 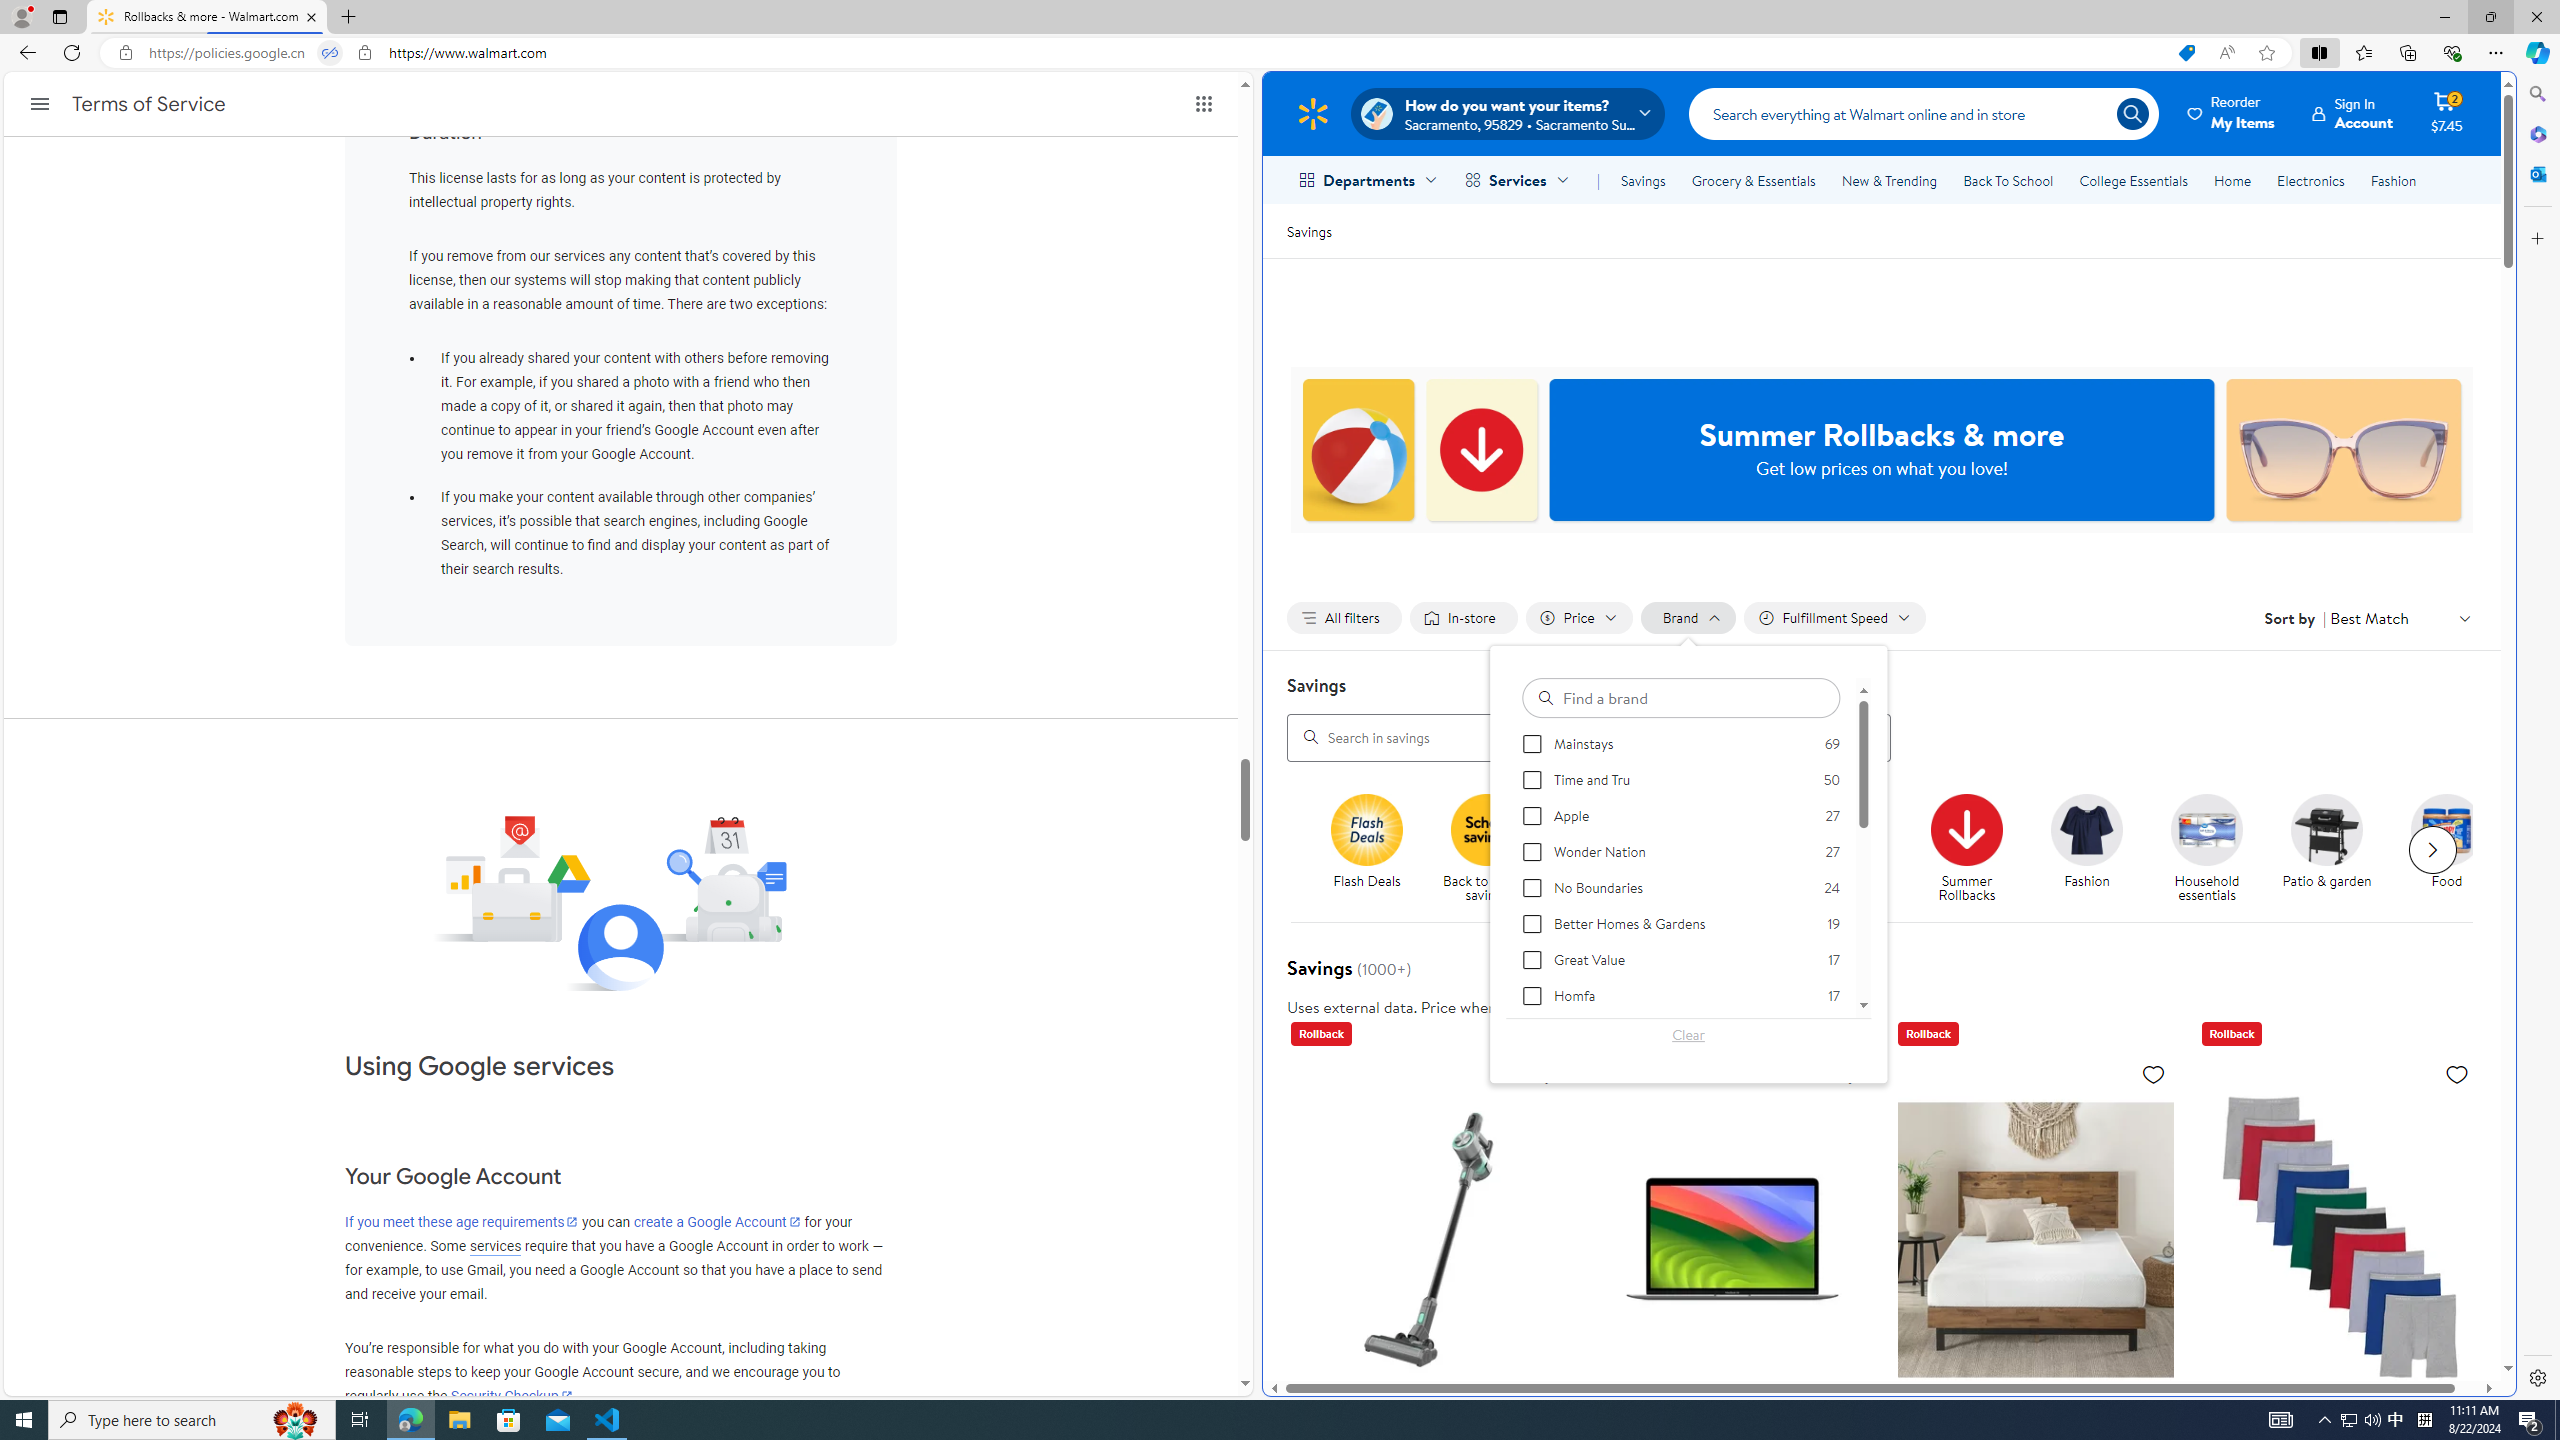 What do you see at coordinates (1366, 828) in the screenshot?
I see `'Flash deals'` at bounding box center [1366, 828].